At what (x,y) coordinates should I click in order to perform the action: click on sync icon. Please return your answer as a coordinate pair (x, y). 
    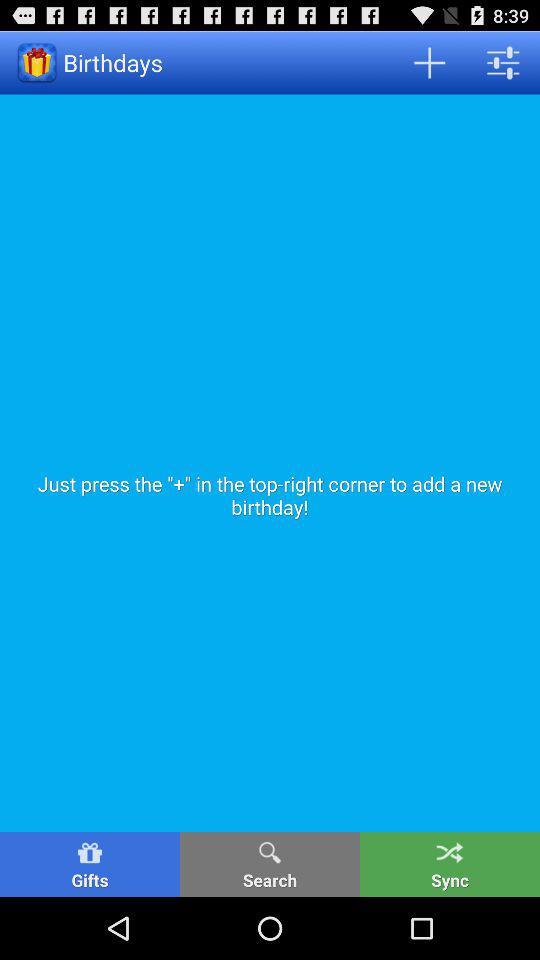
    Looking at the image, I should click on (449, 863).